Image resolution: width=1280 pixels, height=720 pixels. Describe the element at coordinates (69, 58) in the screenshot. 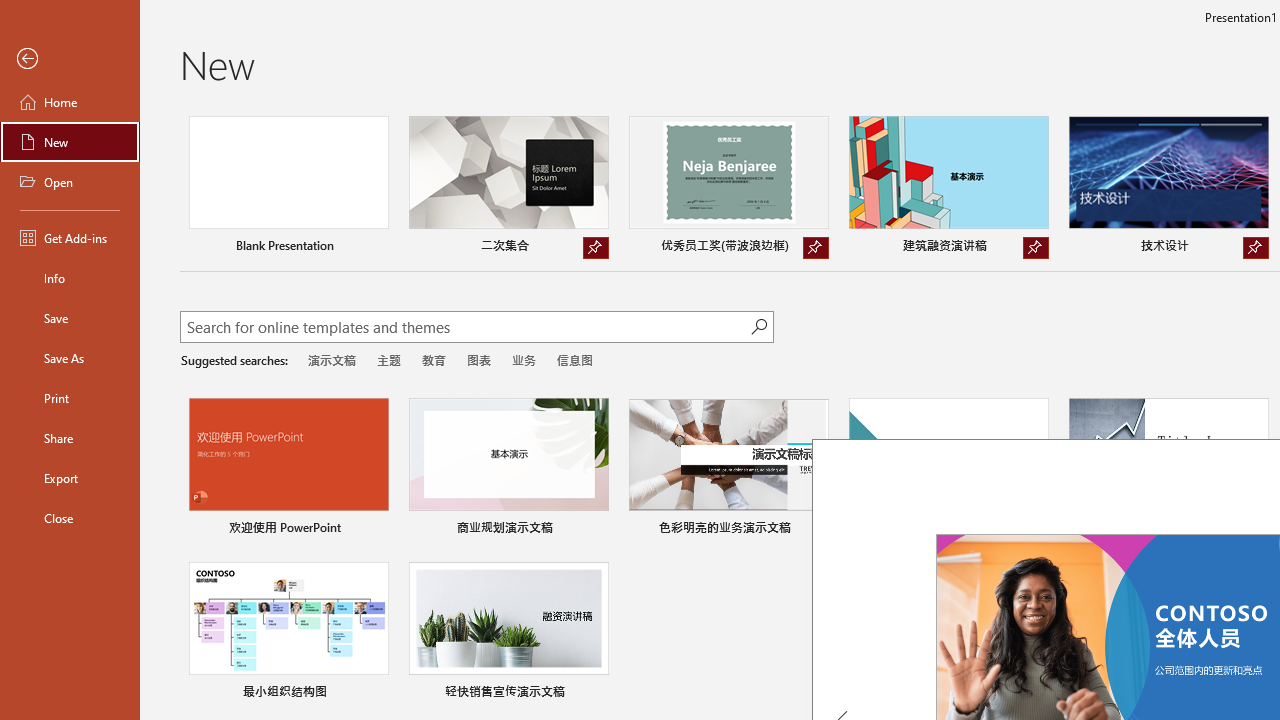

I see `'Back'` at that location.